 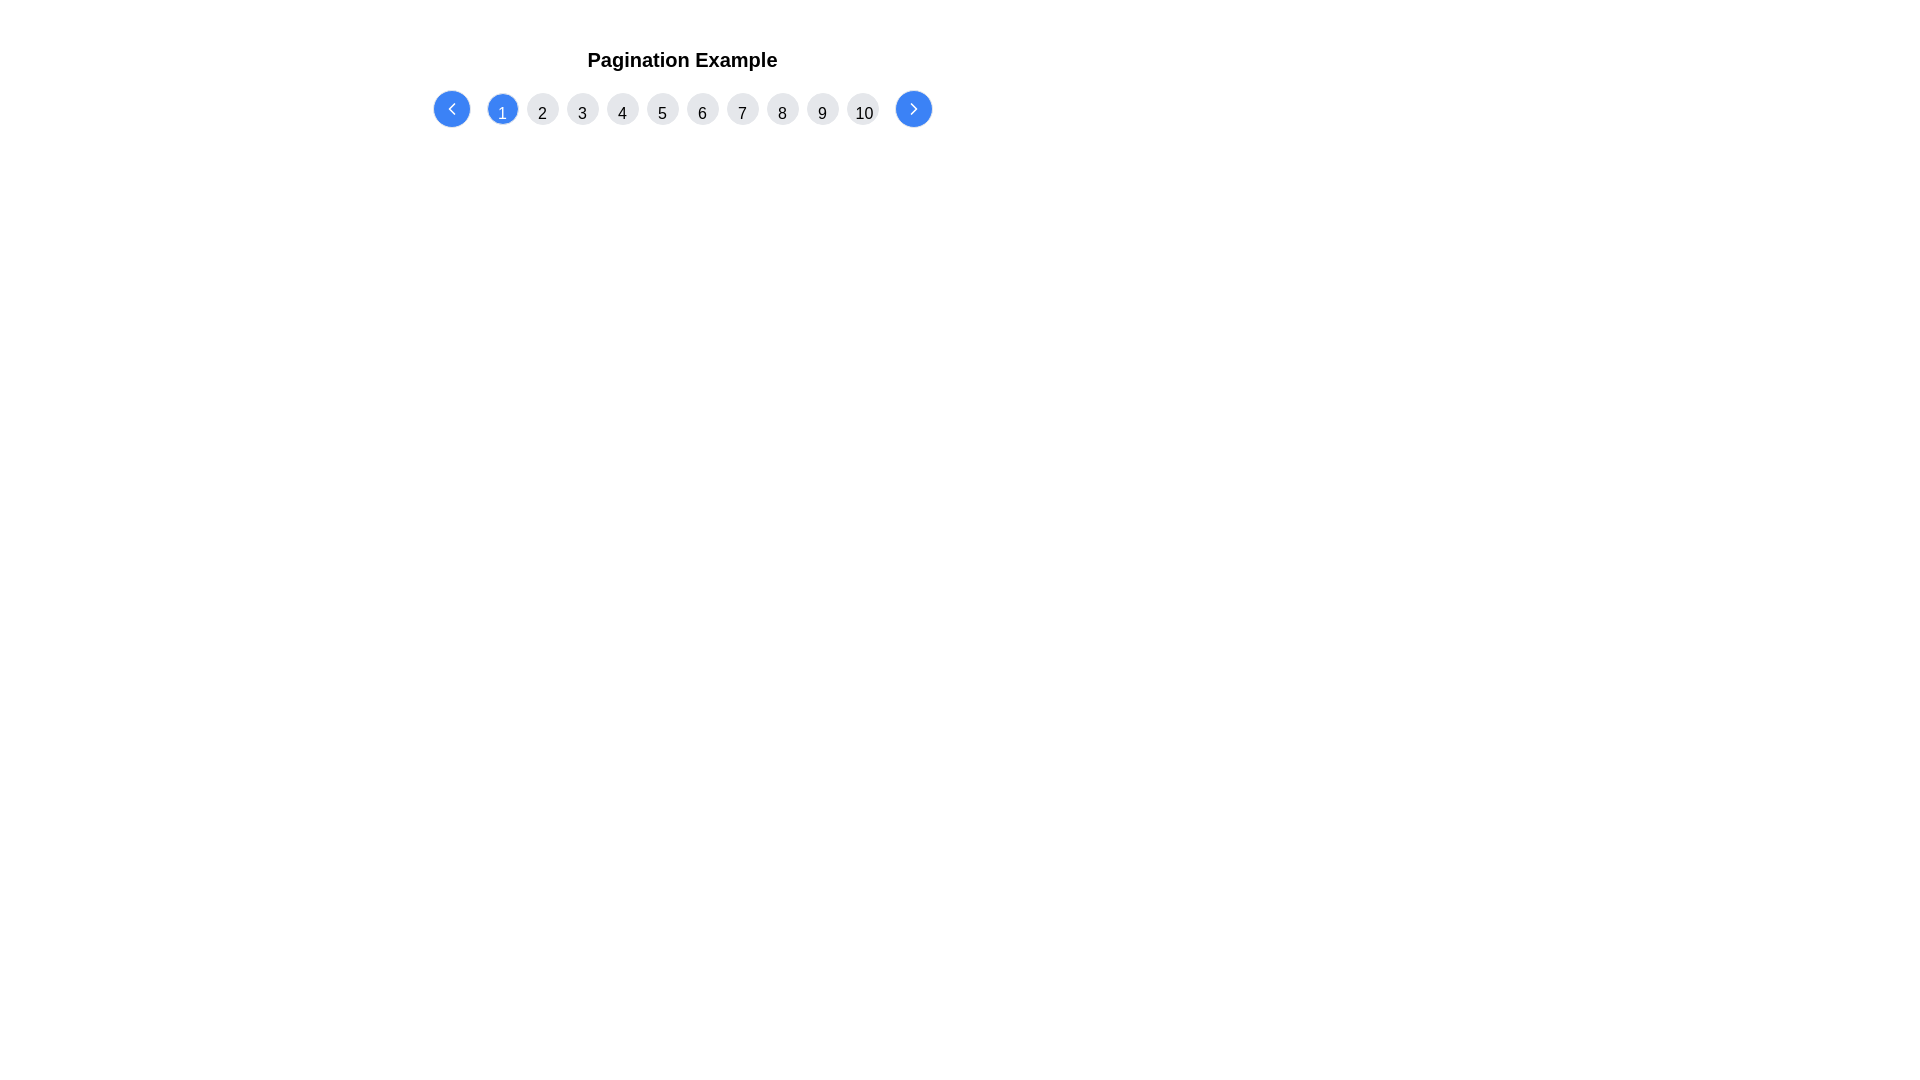 I want to click on the circular button with a light gray background and the number '7' in black at its center, so click(x=741, y=108).